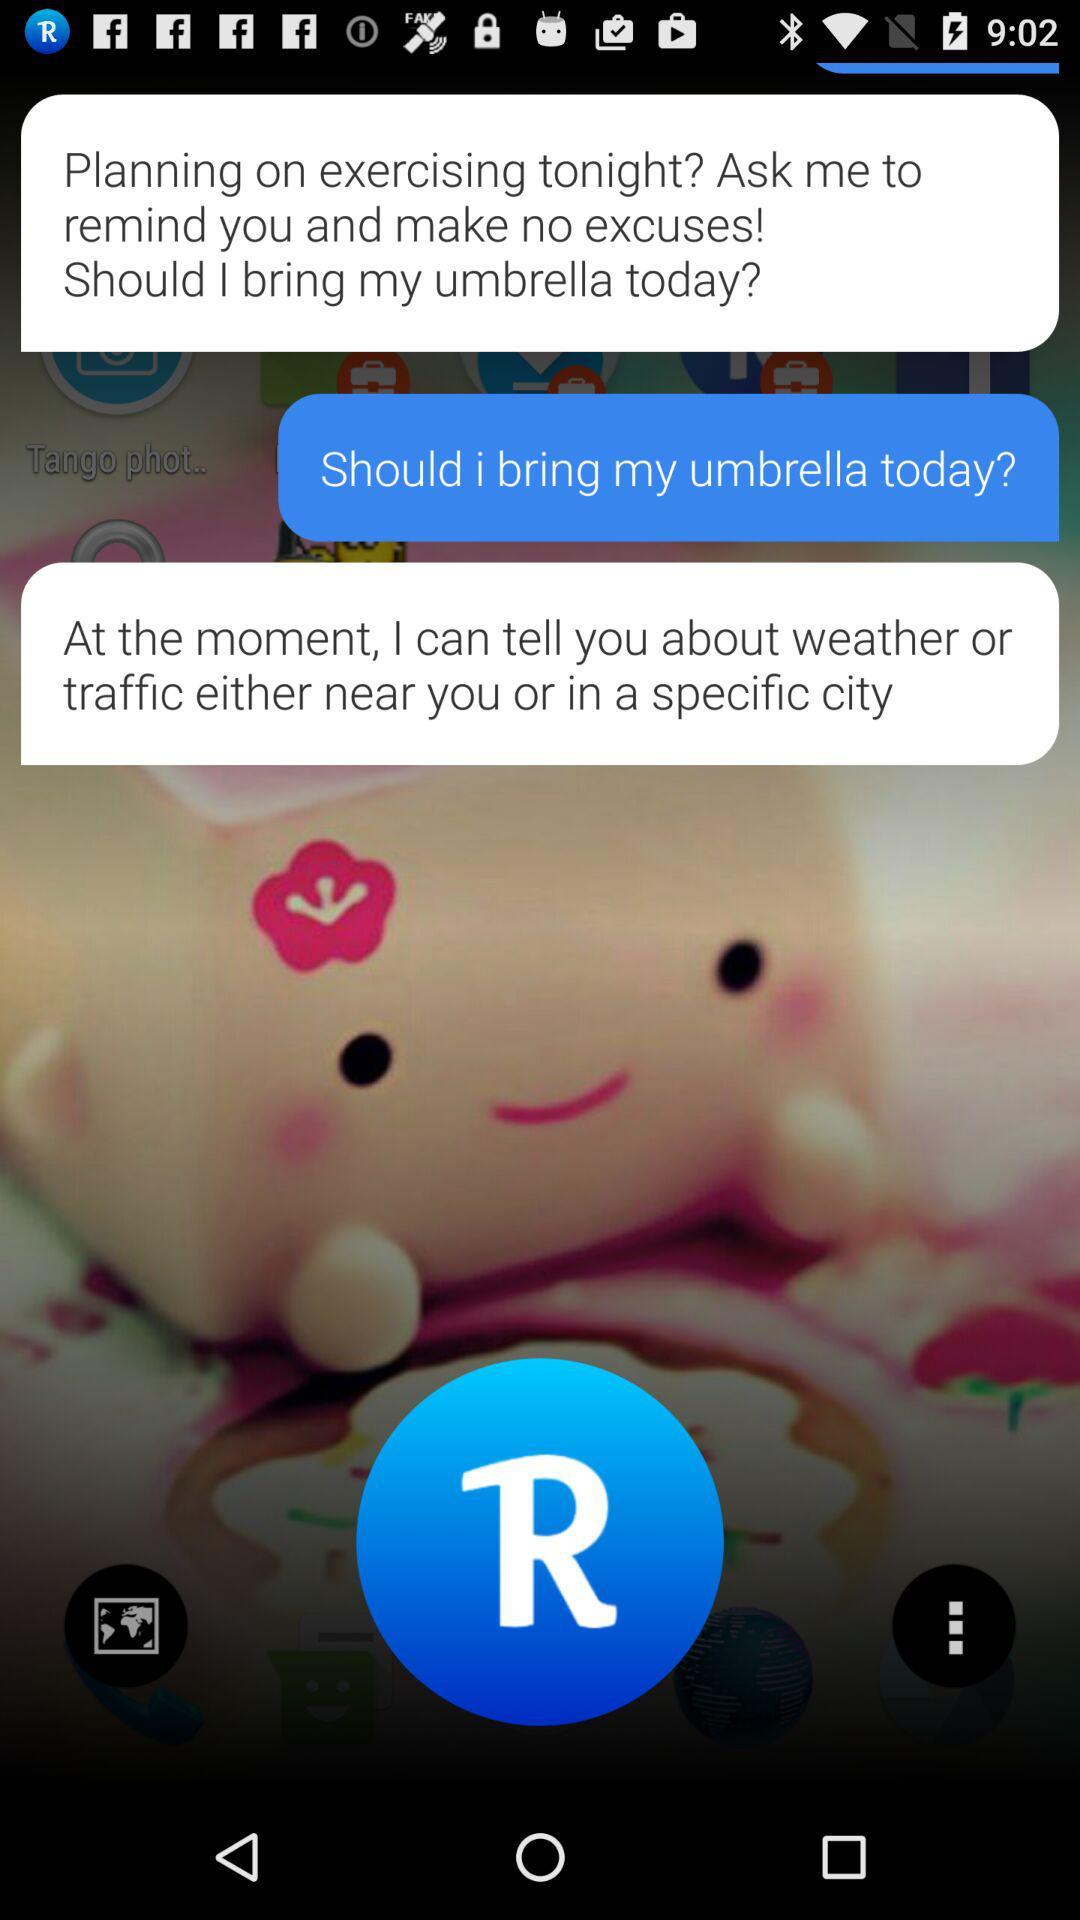  I want to click on some image, so click(126, 1626).